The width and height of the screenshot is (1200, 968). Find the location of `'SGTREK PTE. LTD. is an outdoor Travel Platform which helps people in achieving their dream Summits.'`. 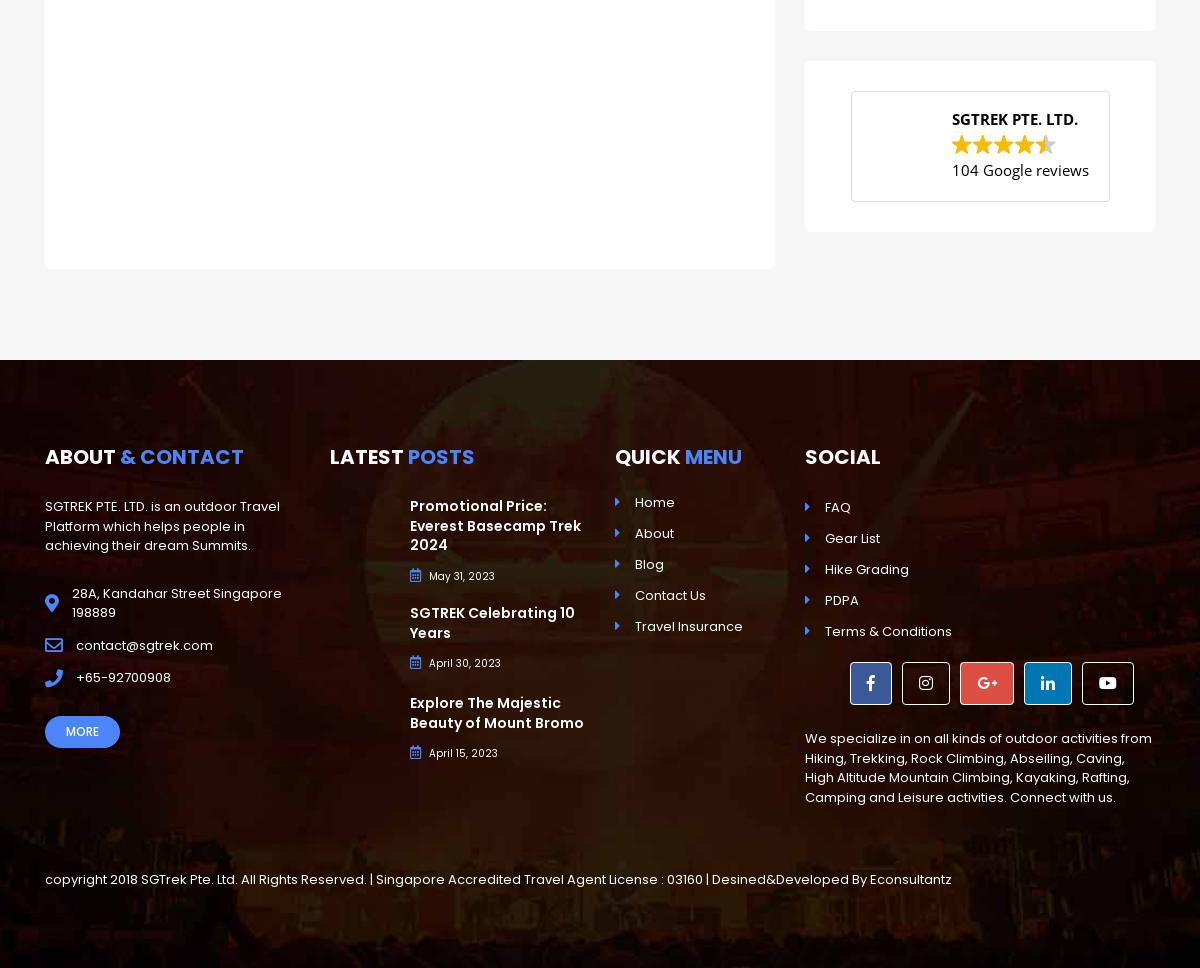

'SGTREK PTE. LTD. is an outdoor Travel Platform which helps people in achieving their dream Summits.' is located at coordinates (161, 525).